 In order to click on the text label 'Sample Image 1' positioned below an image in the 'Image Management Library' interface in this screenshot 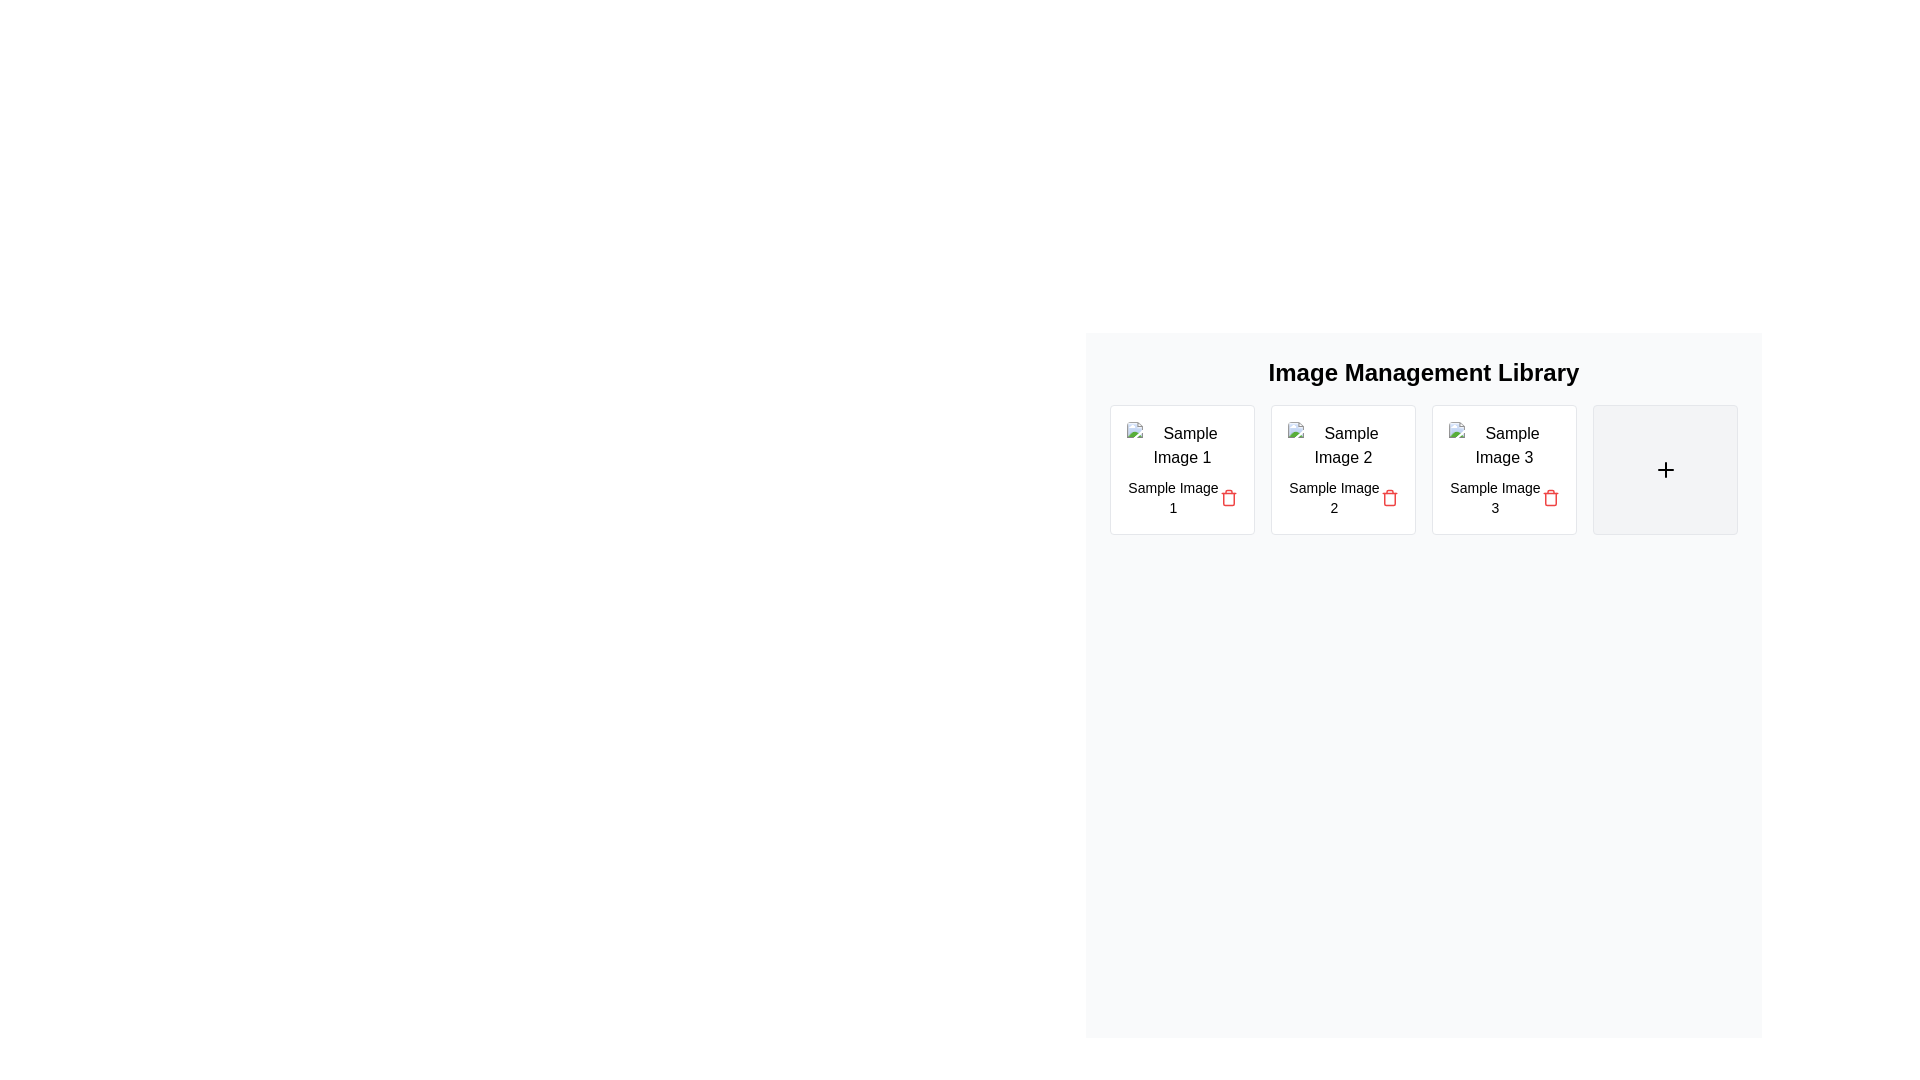, I will do `click(1173, 496)`.